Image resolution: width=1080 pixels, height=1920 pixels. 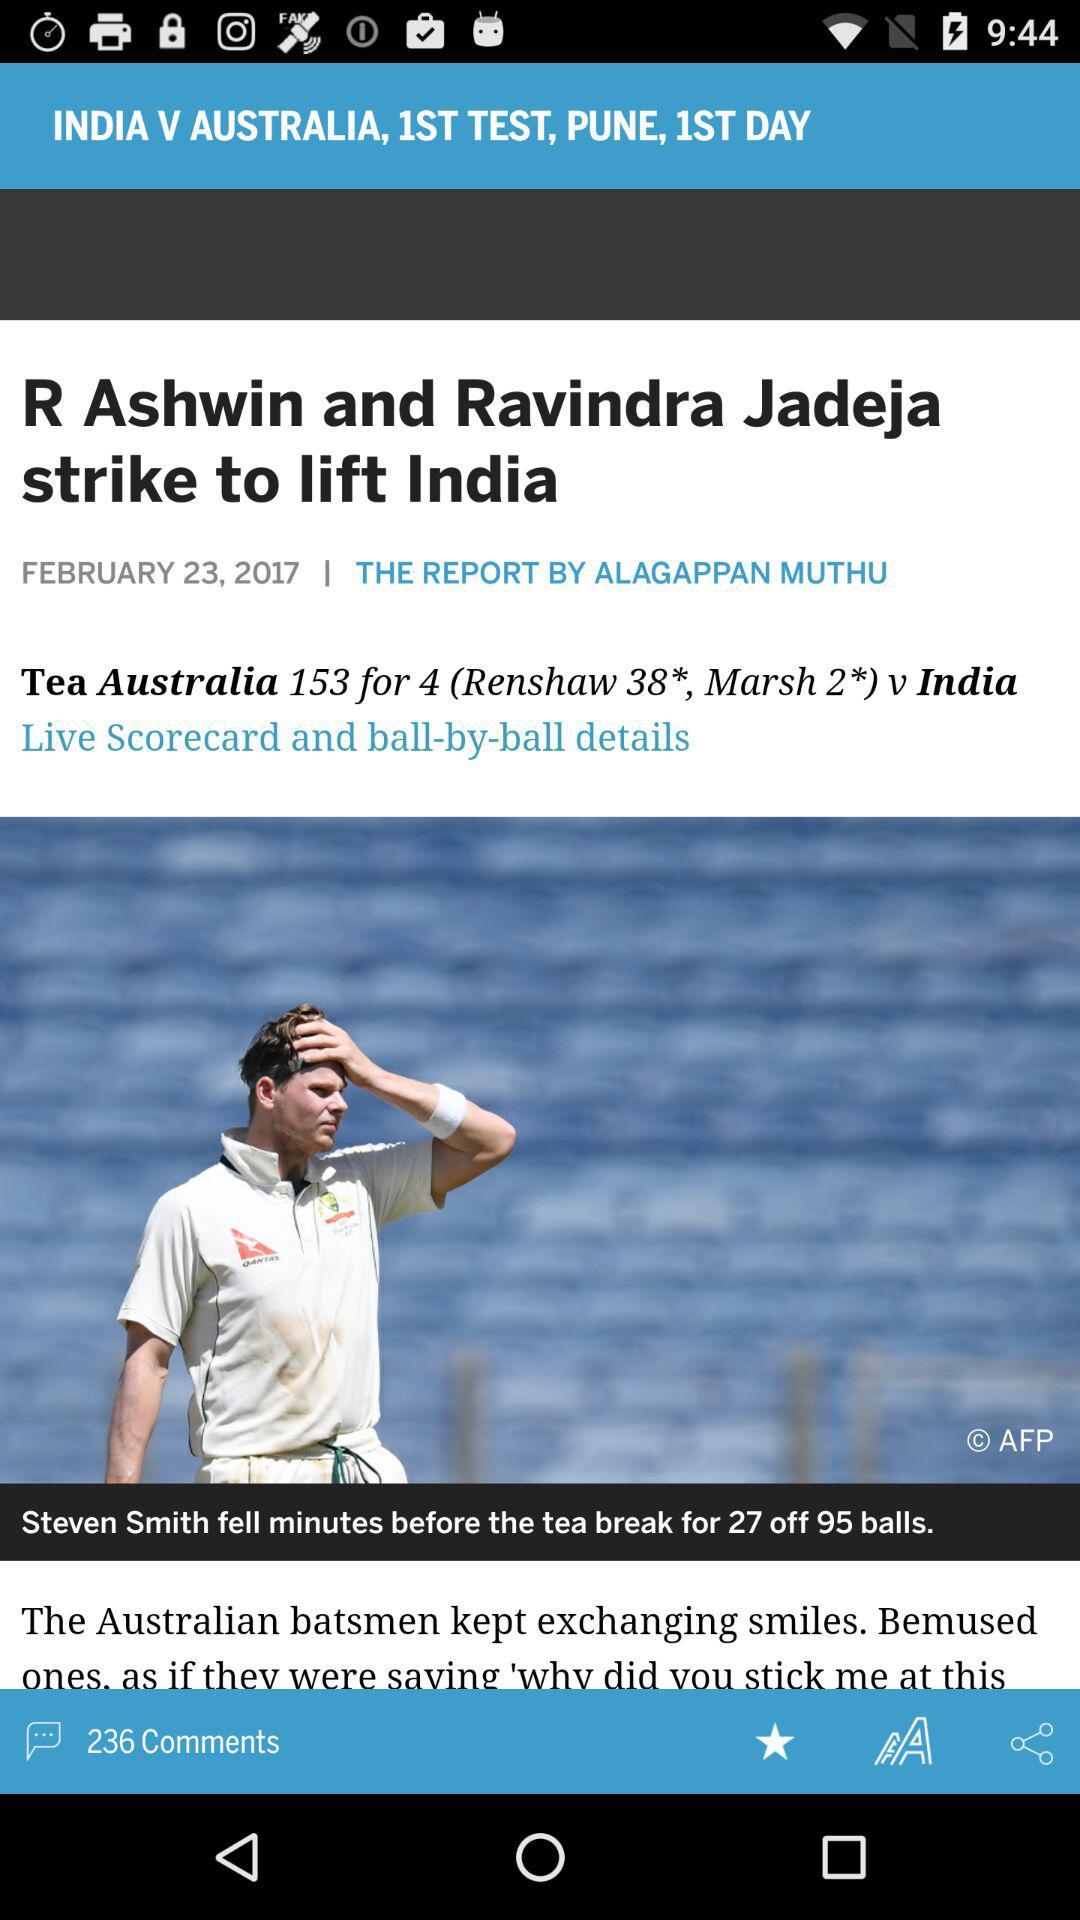 What do you see at coordinates (774, 1862) in the screenshot?
I see `the star icon` at bounding box center [774, 1862].